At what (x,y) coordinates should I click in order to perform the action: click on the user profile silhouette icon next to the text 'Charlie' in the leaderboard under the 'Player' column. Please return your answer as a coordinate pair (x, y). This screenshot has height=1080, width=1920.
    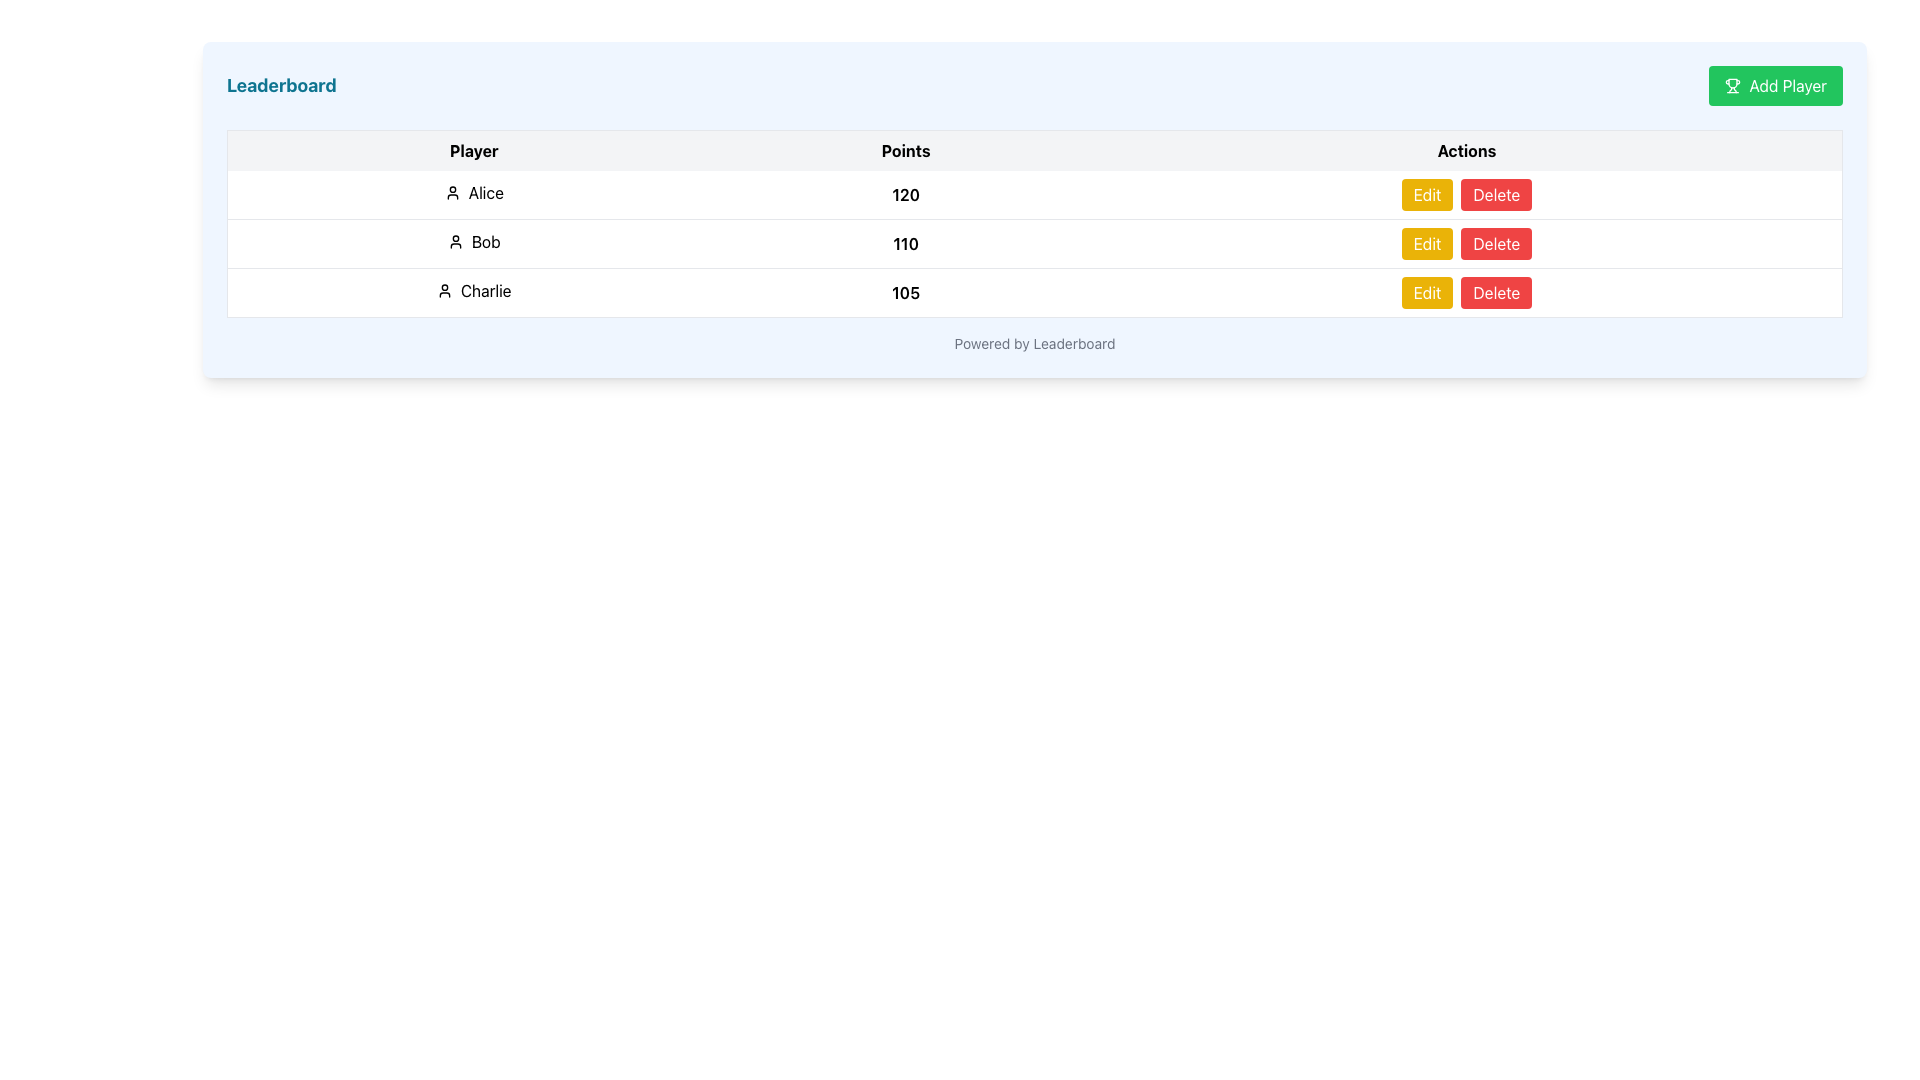
    Looking at the image, I should click on (443, 290).